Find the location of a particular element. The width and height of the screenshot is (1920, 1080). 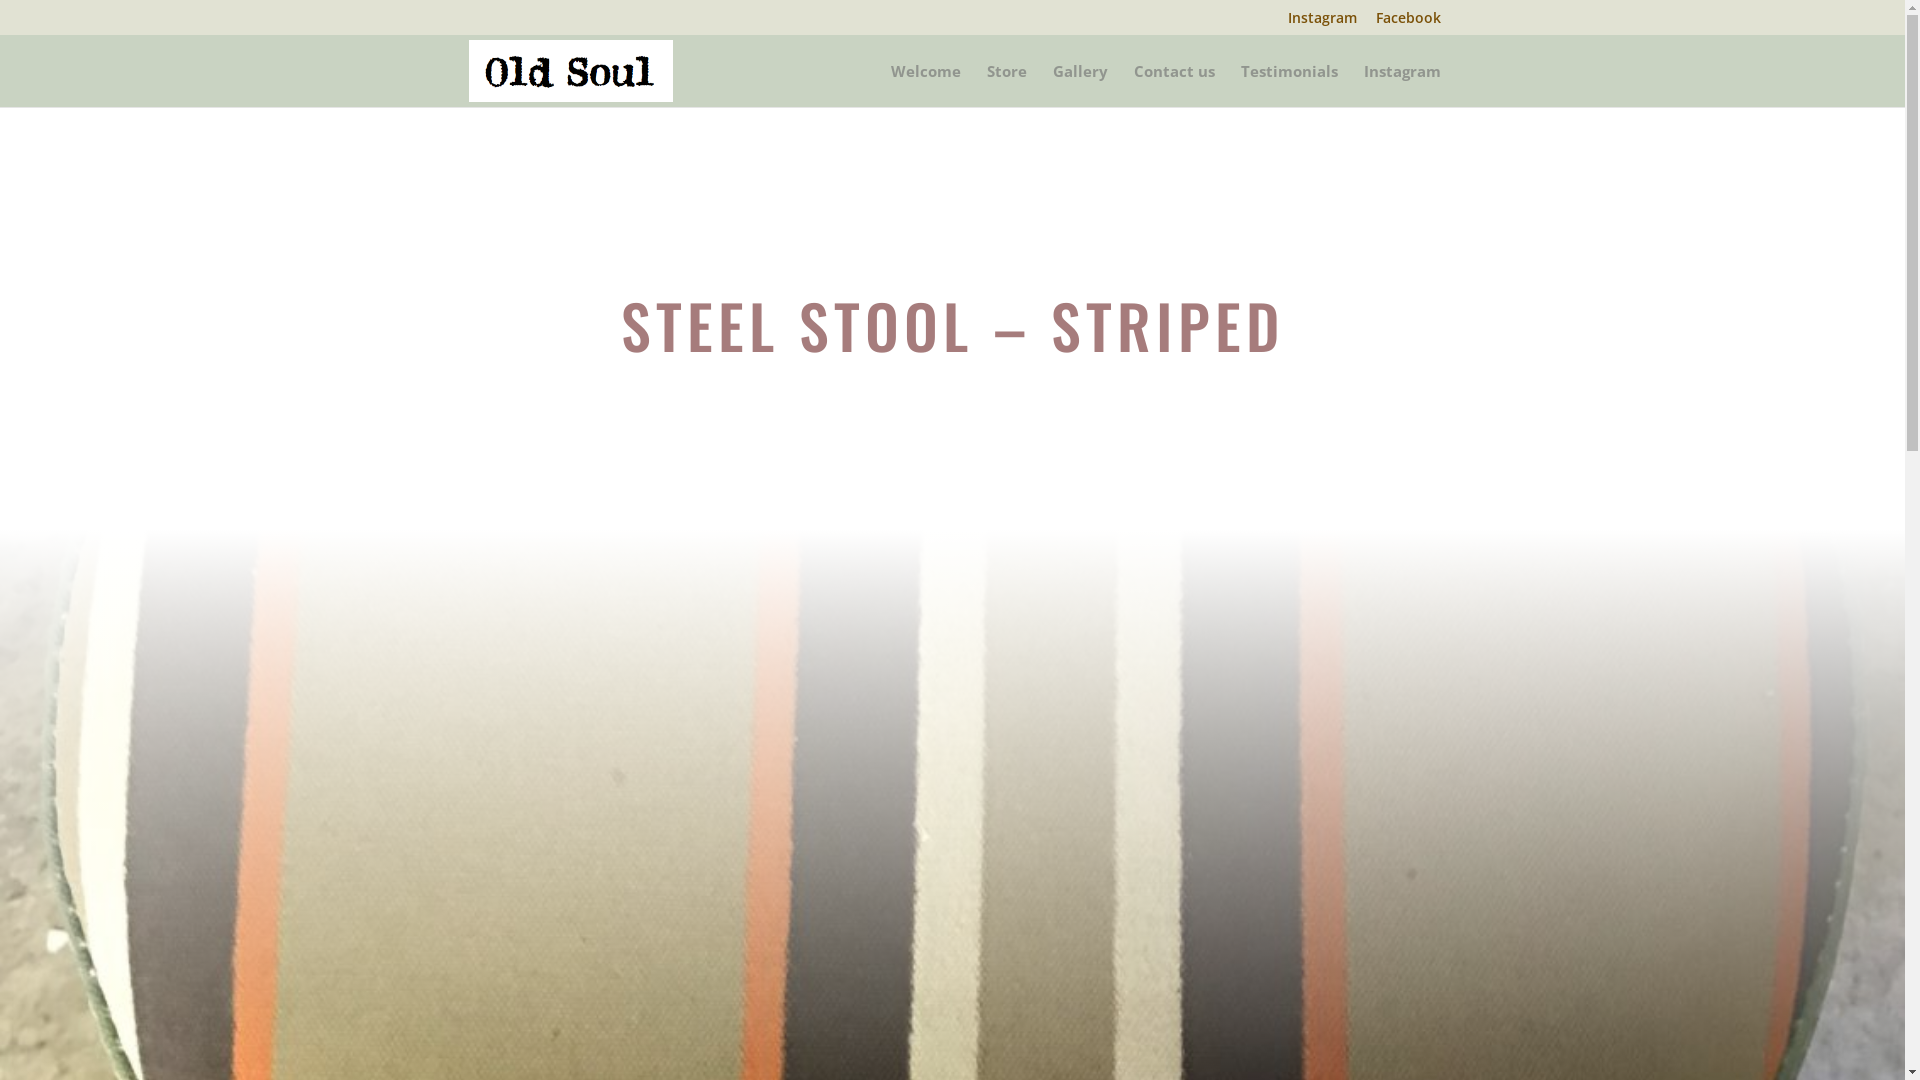

'Gallery' is located at coordinates (1078, 84).